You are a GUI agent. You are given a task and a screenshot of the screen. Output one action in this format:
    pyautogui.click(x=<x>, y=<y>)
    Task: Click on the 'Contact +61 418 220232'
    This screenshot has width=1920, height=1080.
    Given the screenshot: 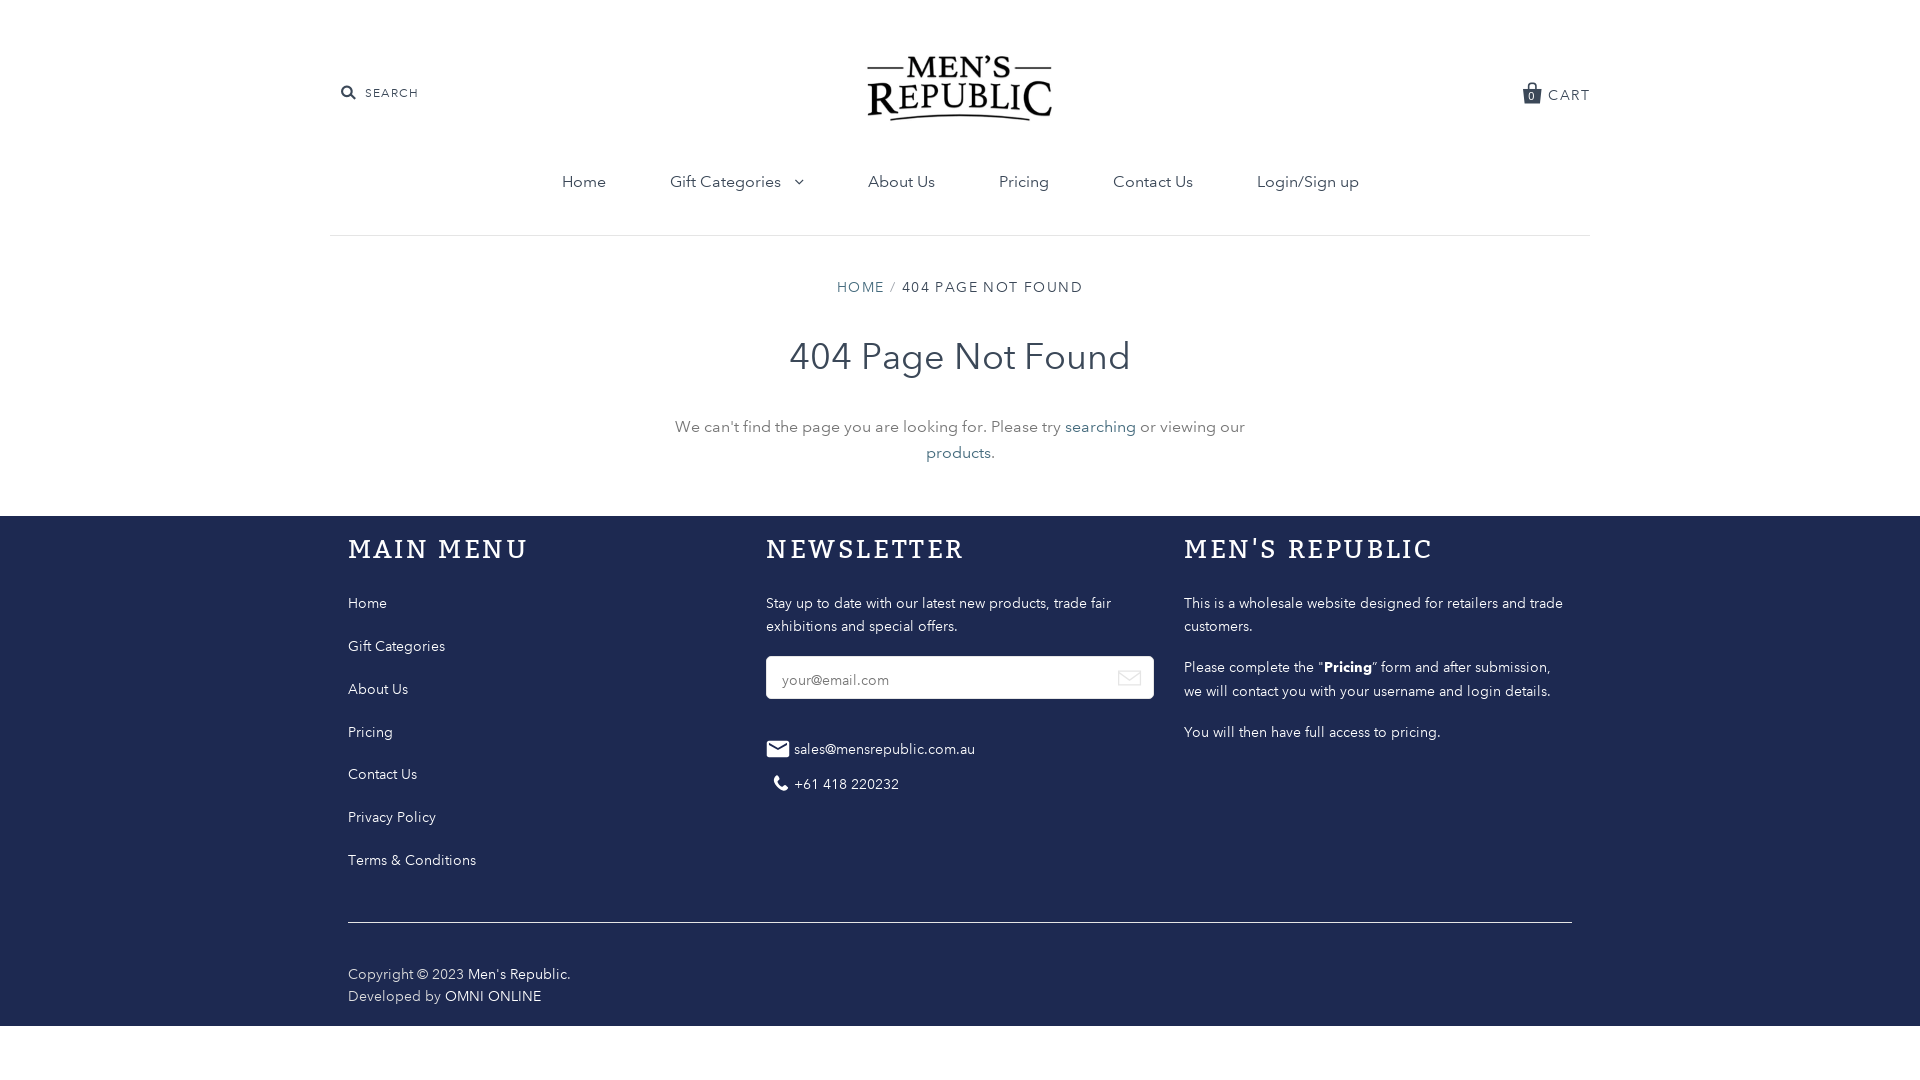 What is the action you would take?
    pyautogui.click(x=837, y=782)
    